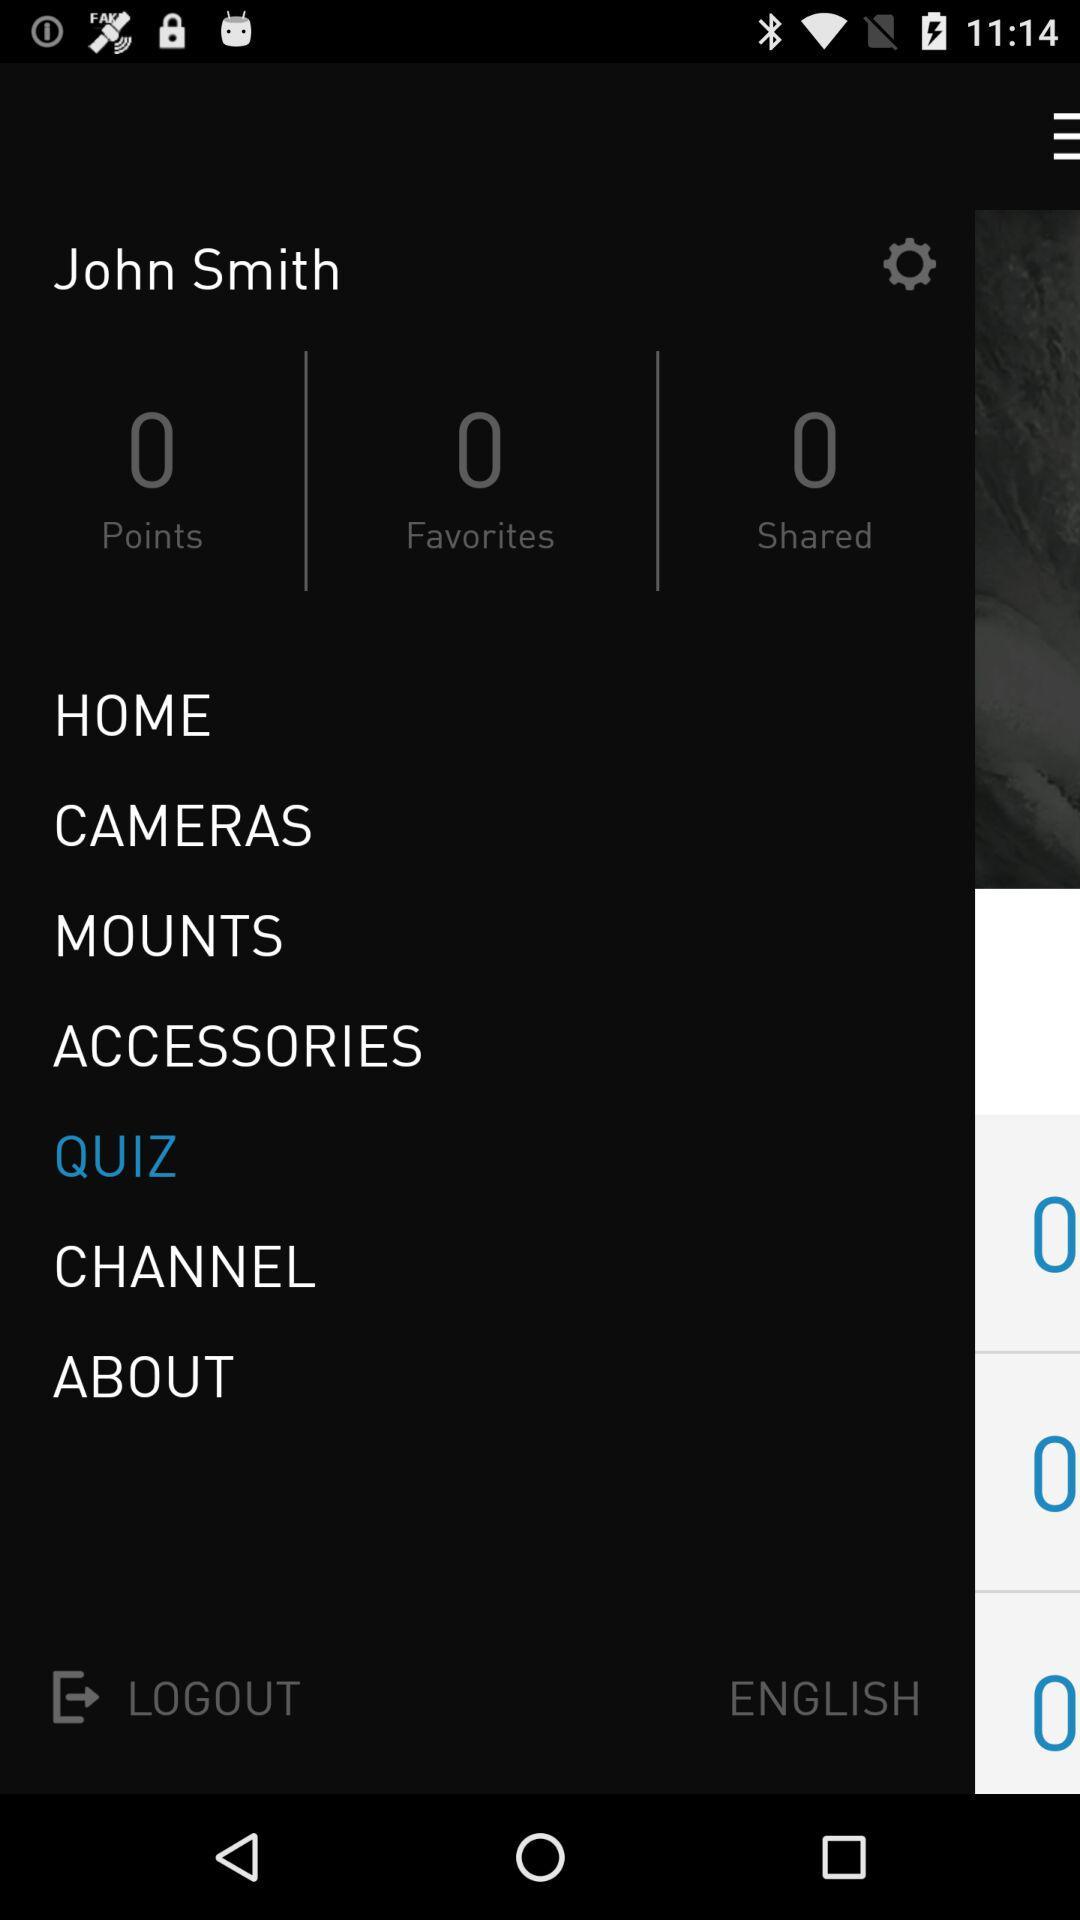 This screenshot has height=1920, width=1080. What do you see at coordinates (142, 1374) in the screenshot?
I see `icon above logout` at bounding box center [142, 1374].